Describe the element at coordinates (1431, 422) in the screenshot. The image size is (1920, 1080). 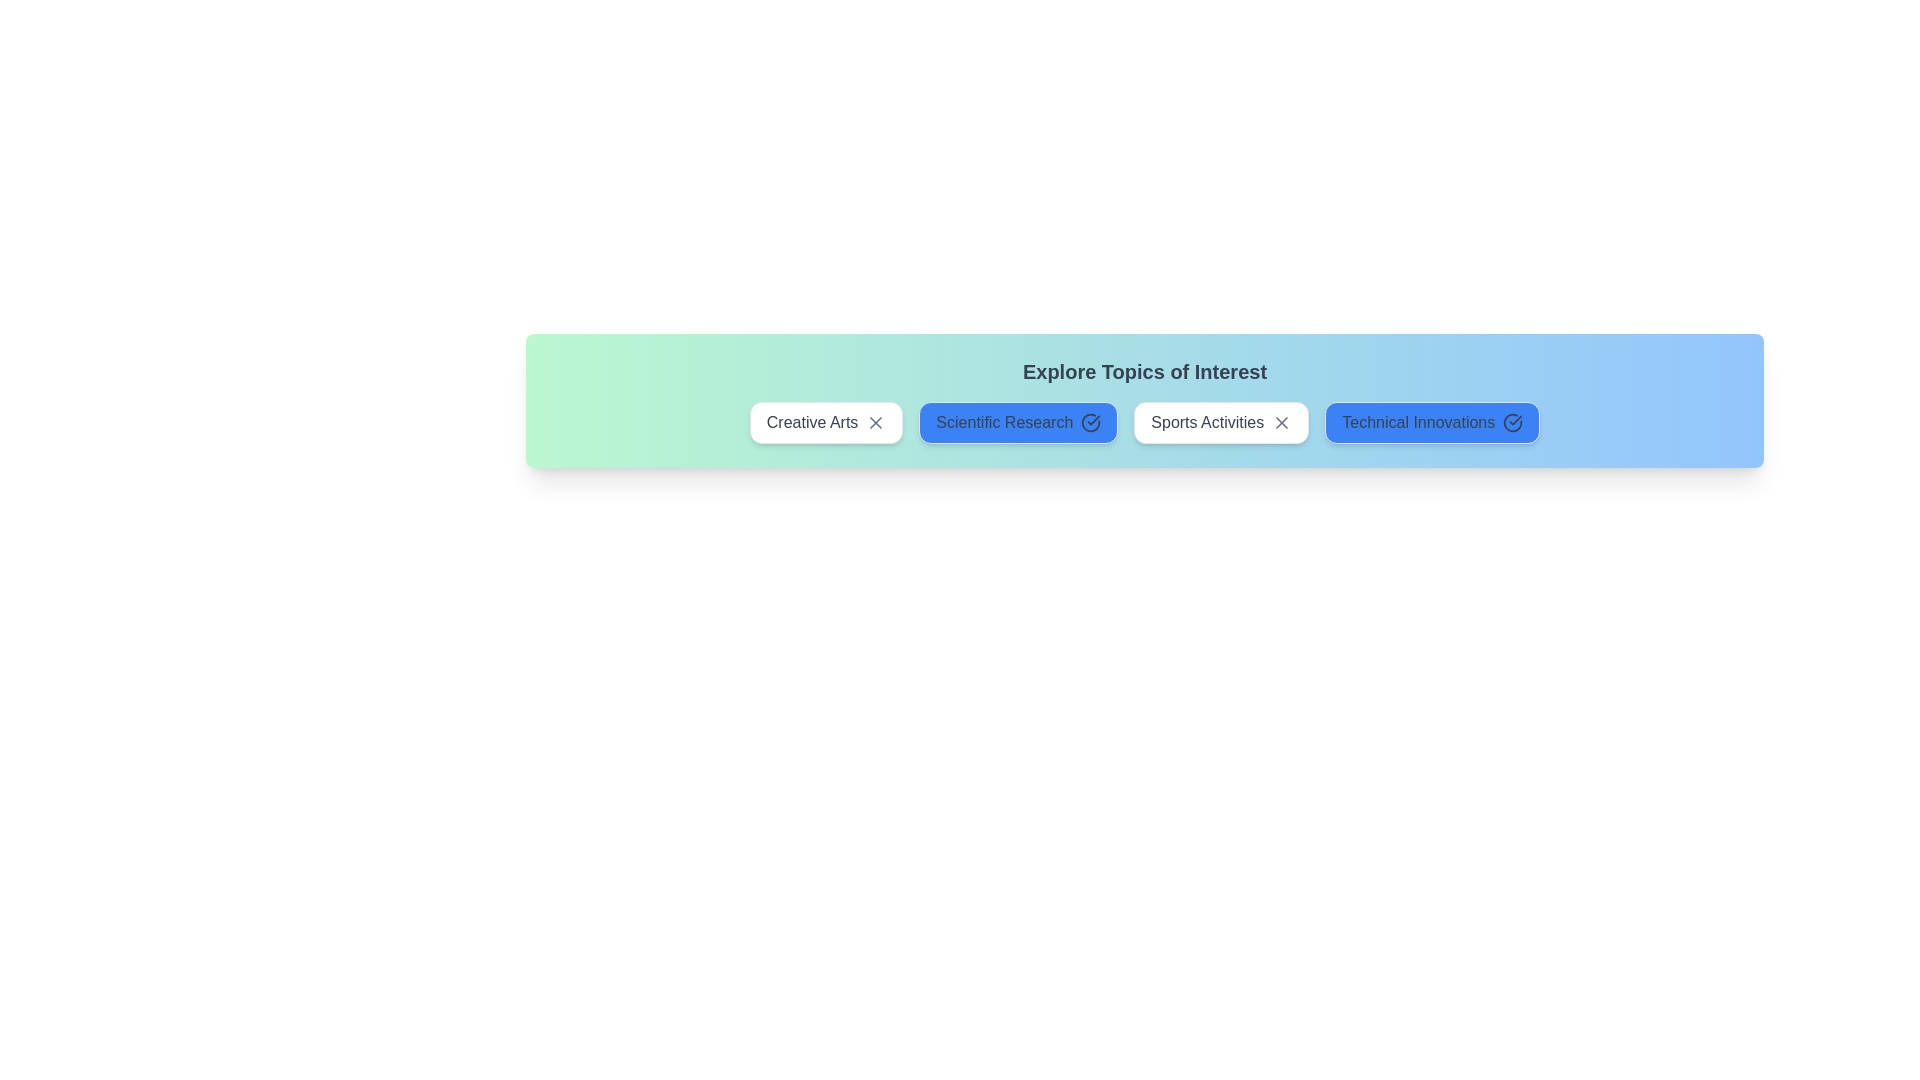
I see `the chip labeled Technical Innovations` at that location.